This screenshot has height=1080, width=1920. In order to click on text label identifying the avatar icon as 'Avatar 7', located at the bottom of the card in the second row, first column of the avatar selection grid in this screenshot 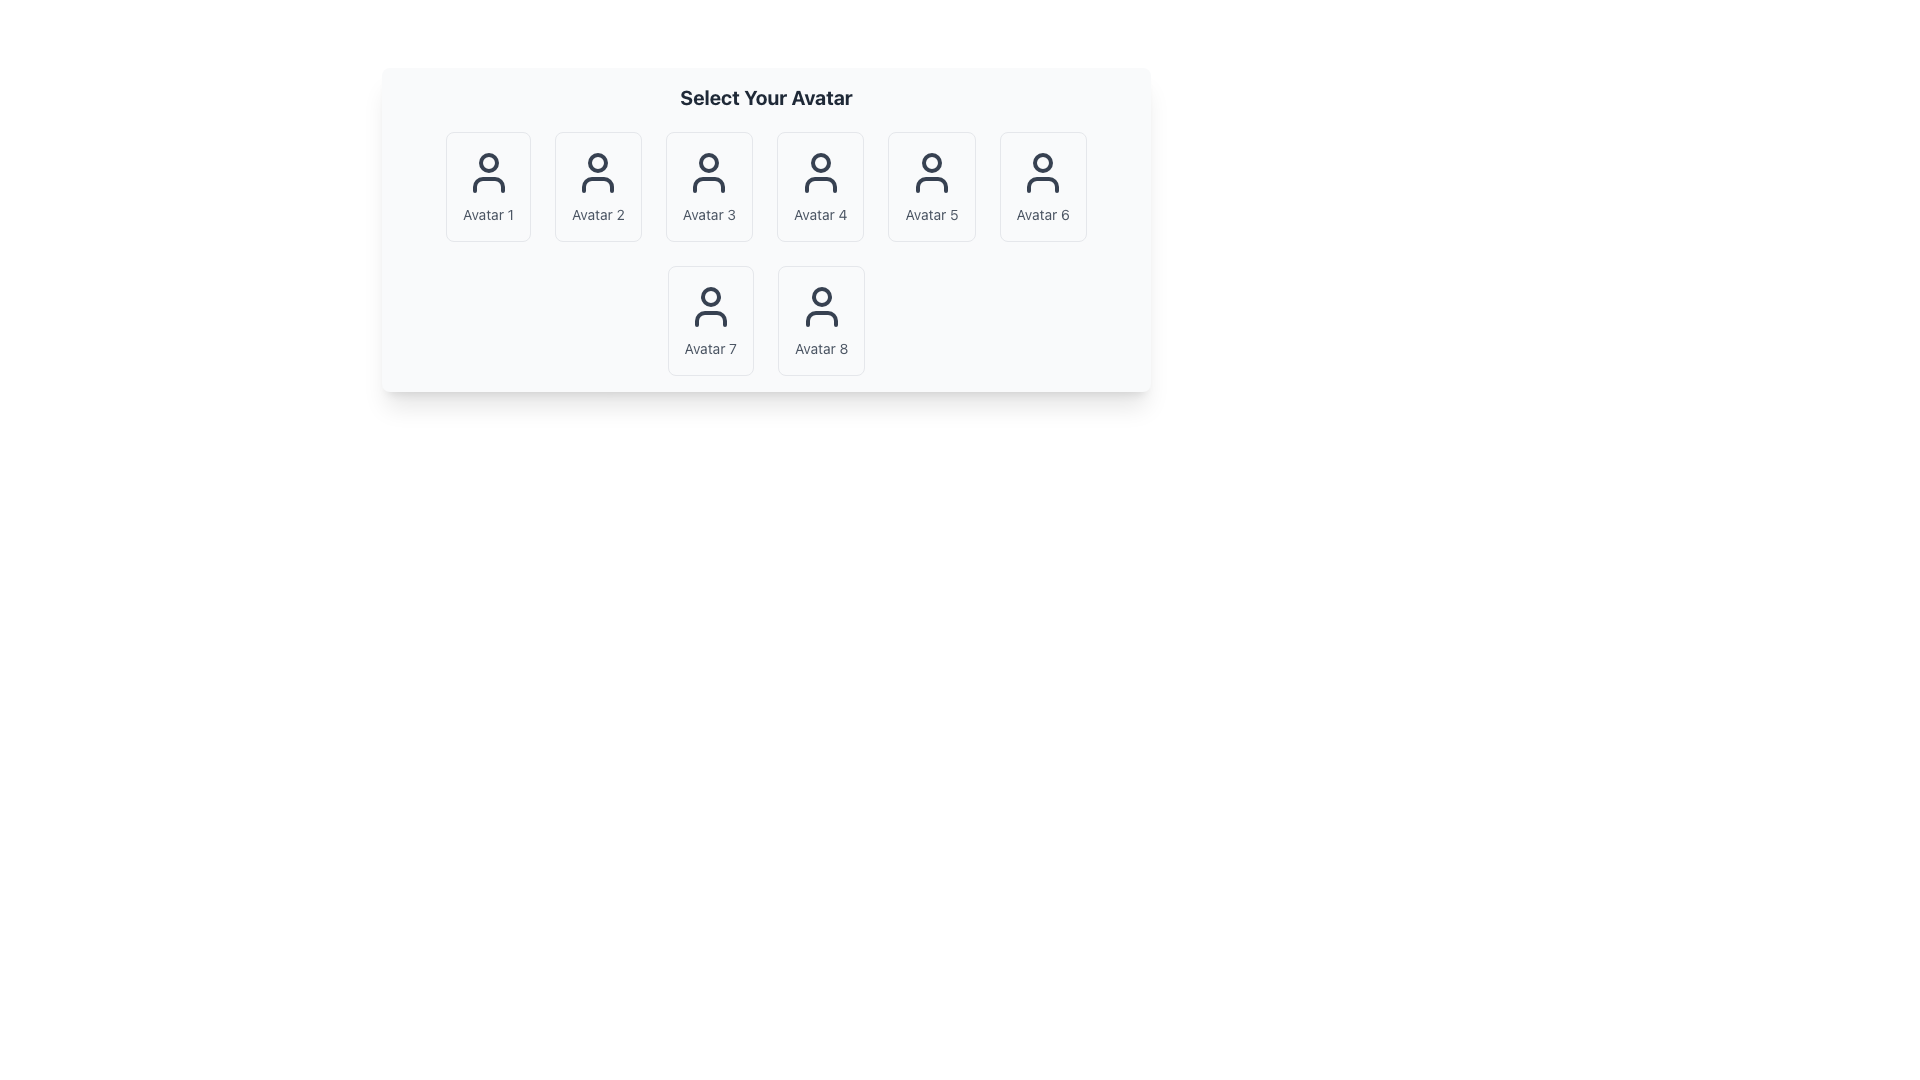, I will do `click(710, 347)`.